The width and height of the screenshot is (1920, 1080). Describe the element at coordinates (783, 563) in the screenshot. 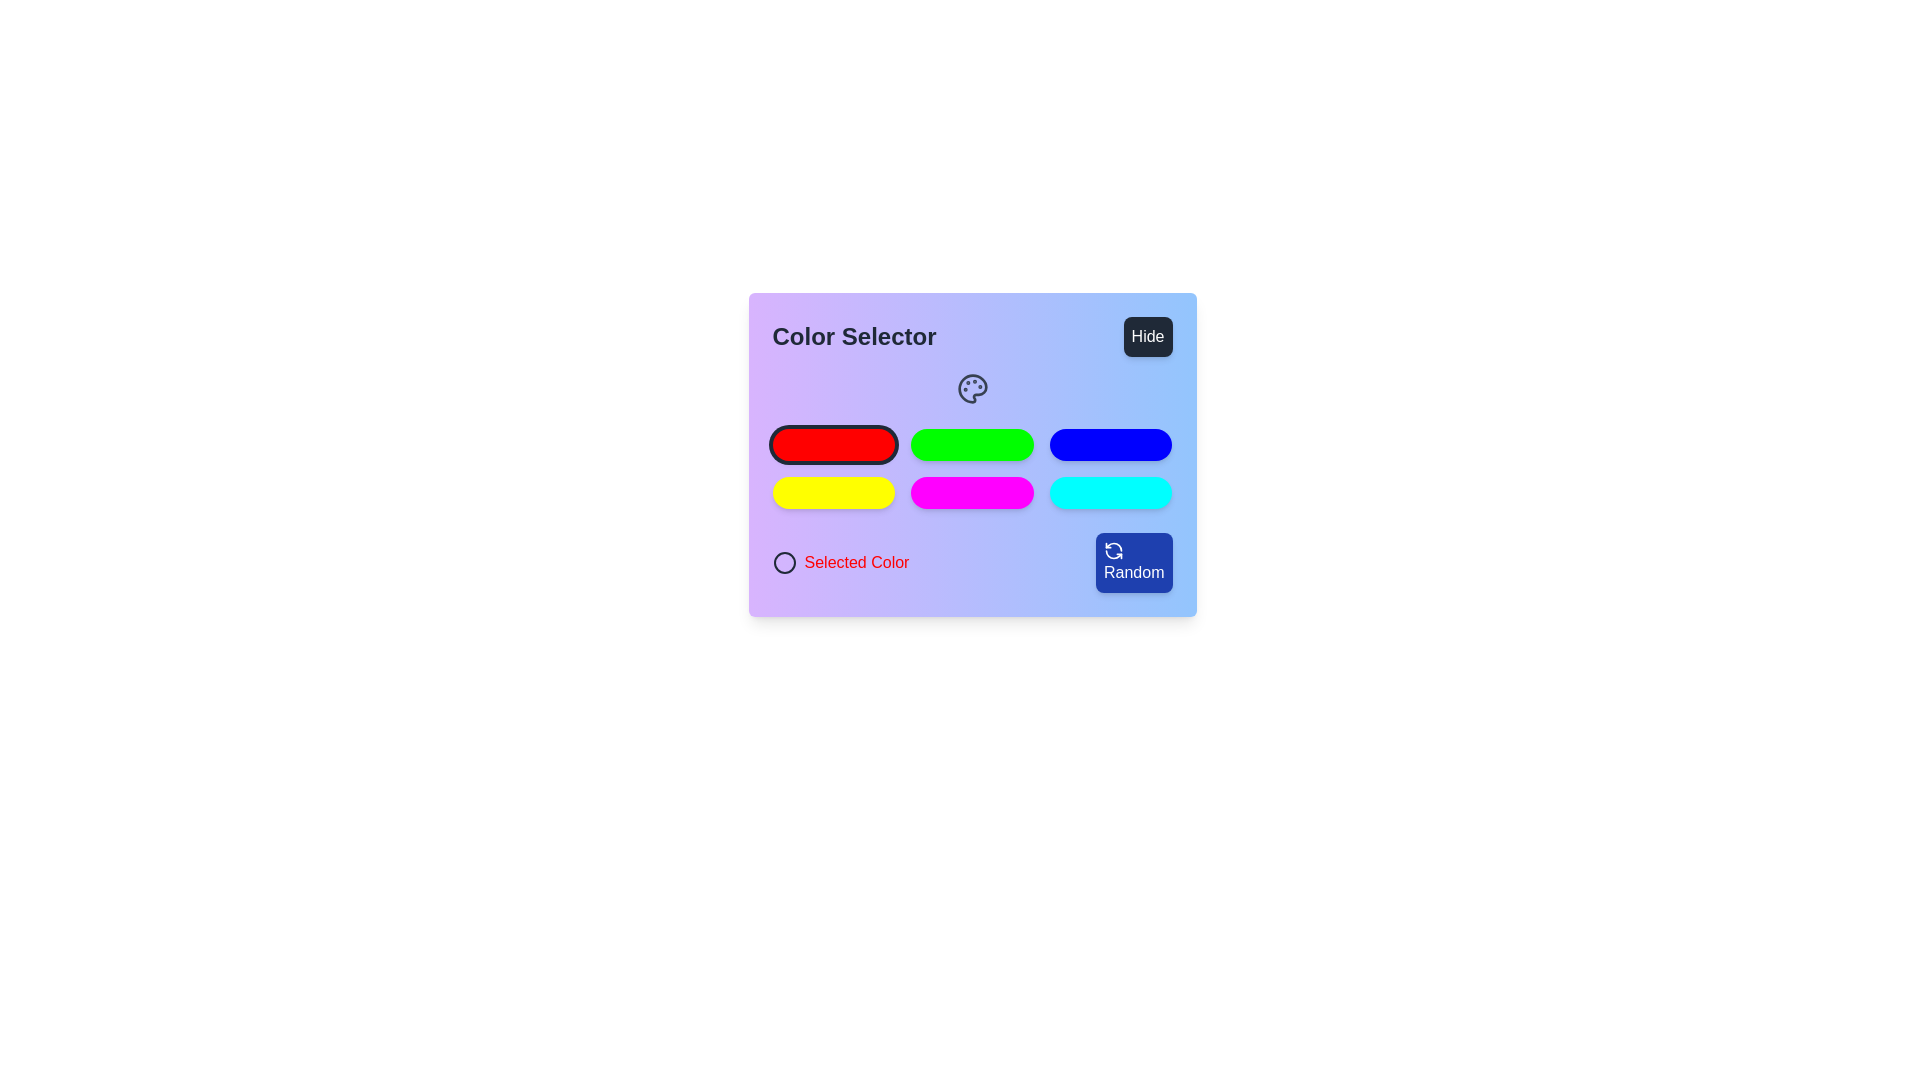

I see `the circular icon located in the center of the interface, which is part of a compact interactive design and positioned above the color selection buttons` at that location.